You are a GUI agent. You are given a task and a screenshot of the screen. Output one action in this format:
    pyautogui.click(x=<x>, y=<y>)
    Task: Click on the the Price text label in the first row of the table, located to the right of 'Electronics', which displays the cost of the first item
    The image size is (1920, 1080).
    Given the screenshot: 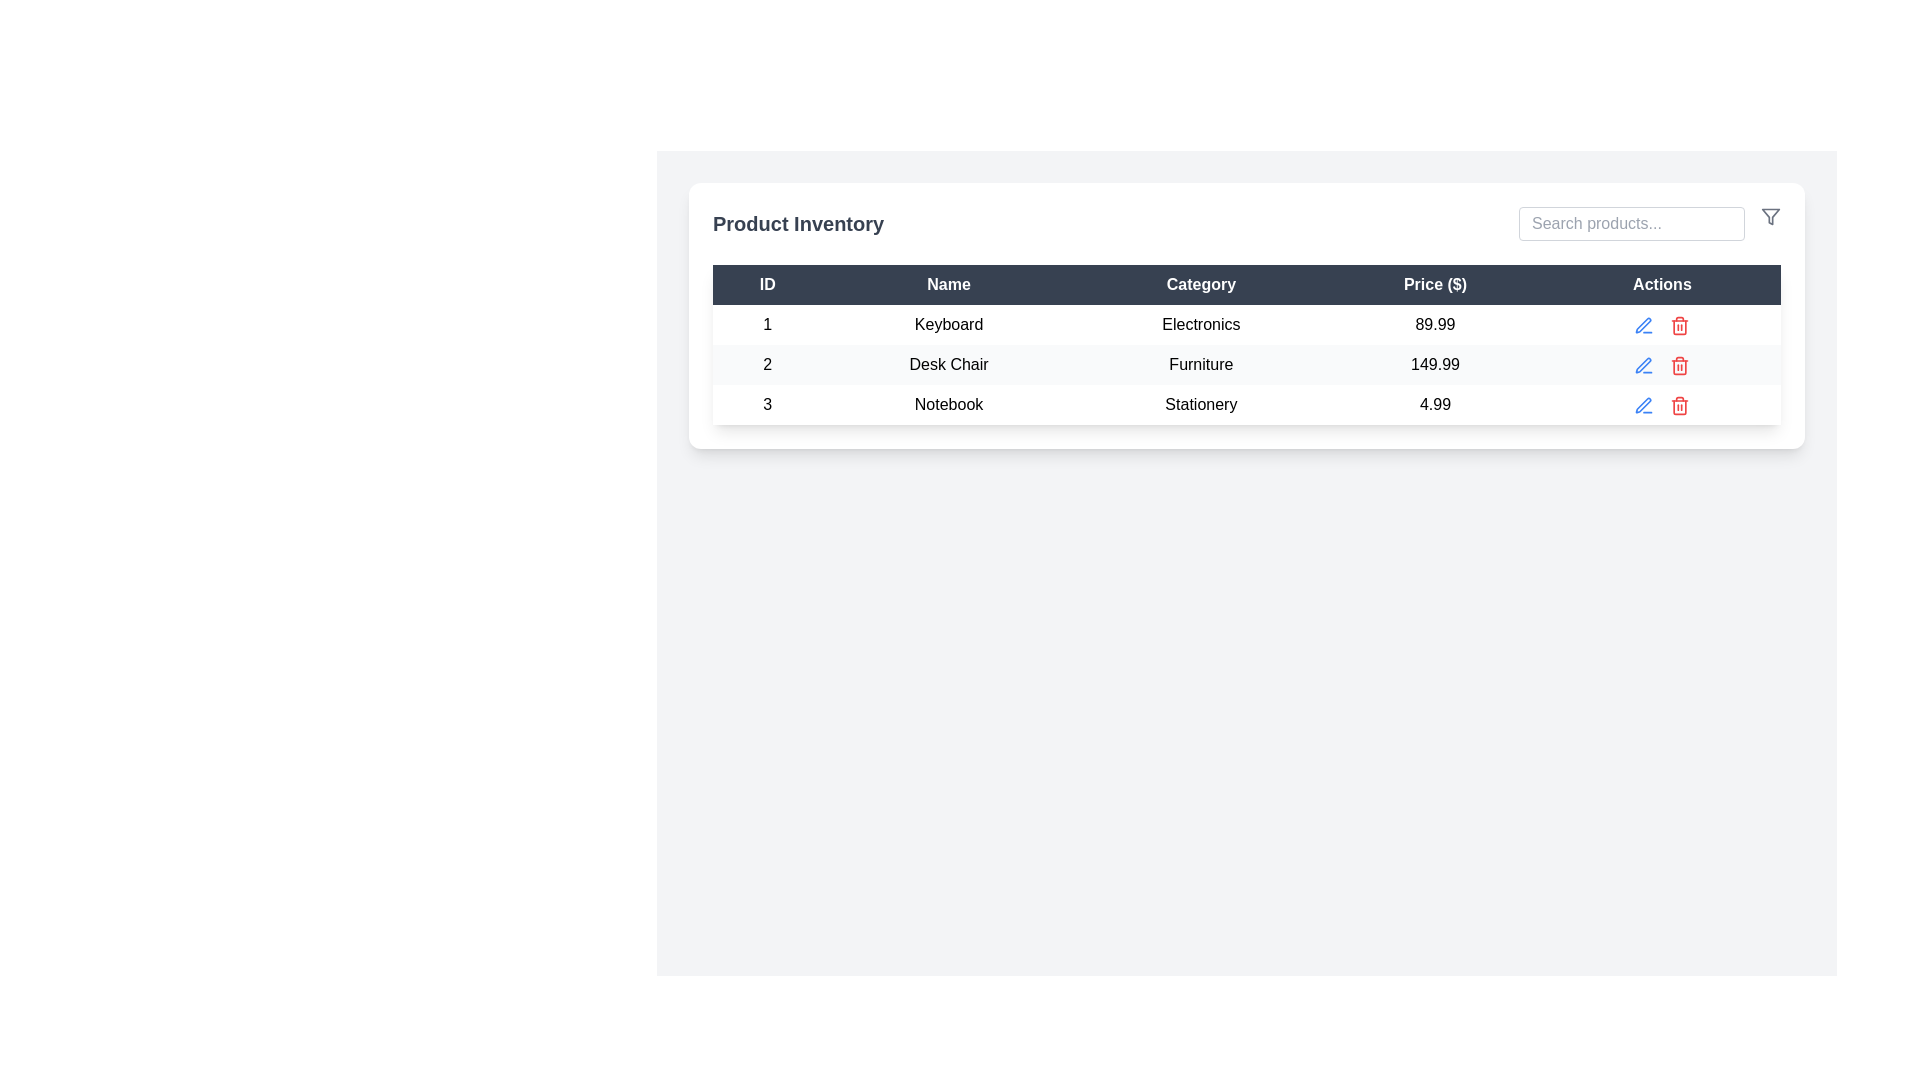 What is the action you would take?
    pyautogui.click(x=1434, y=323)
    